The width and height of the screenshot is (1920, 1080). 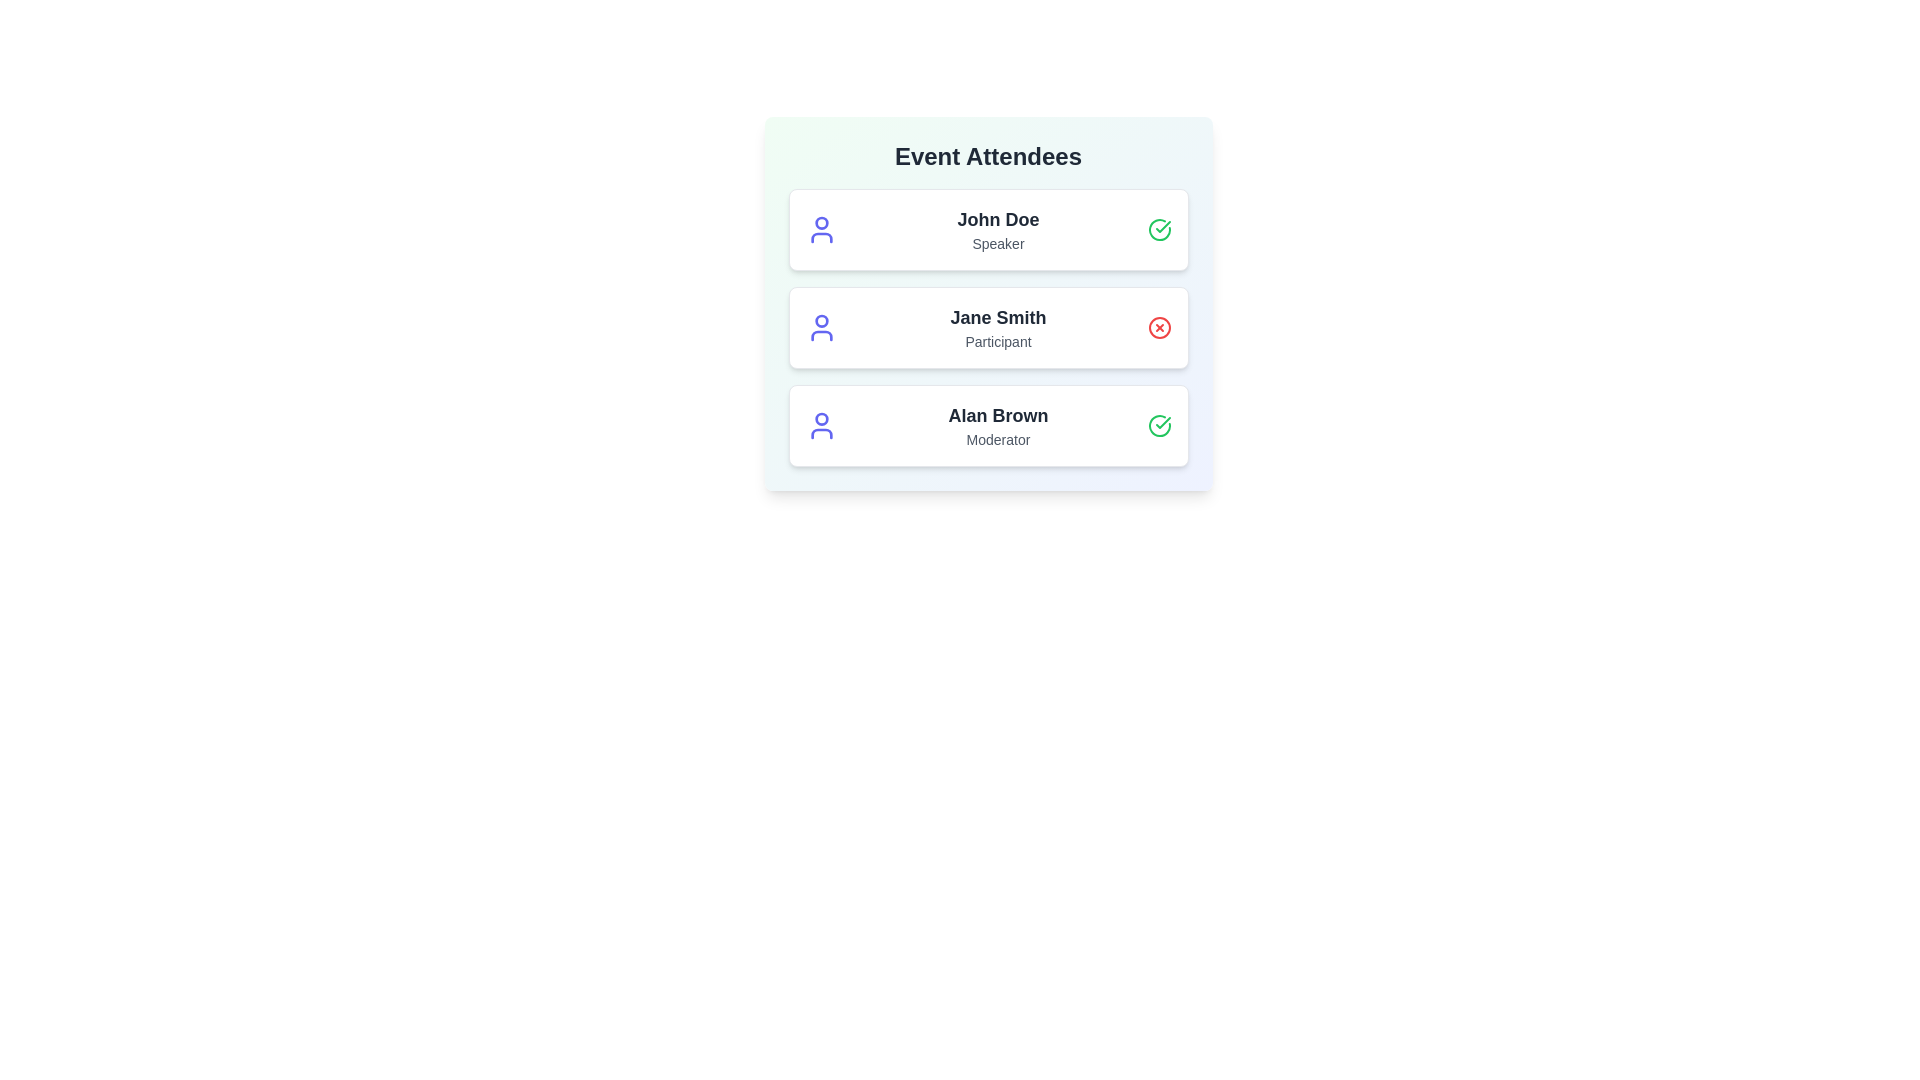 I want to click on the role label to filter attendees by Participant, so click(x=998, y=341).